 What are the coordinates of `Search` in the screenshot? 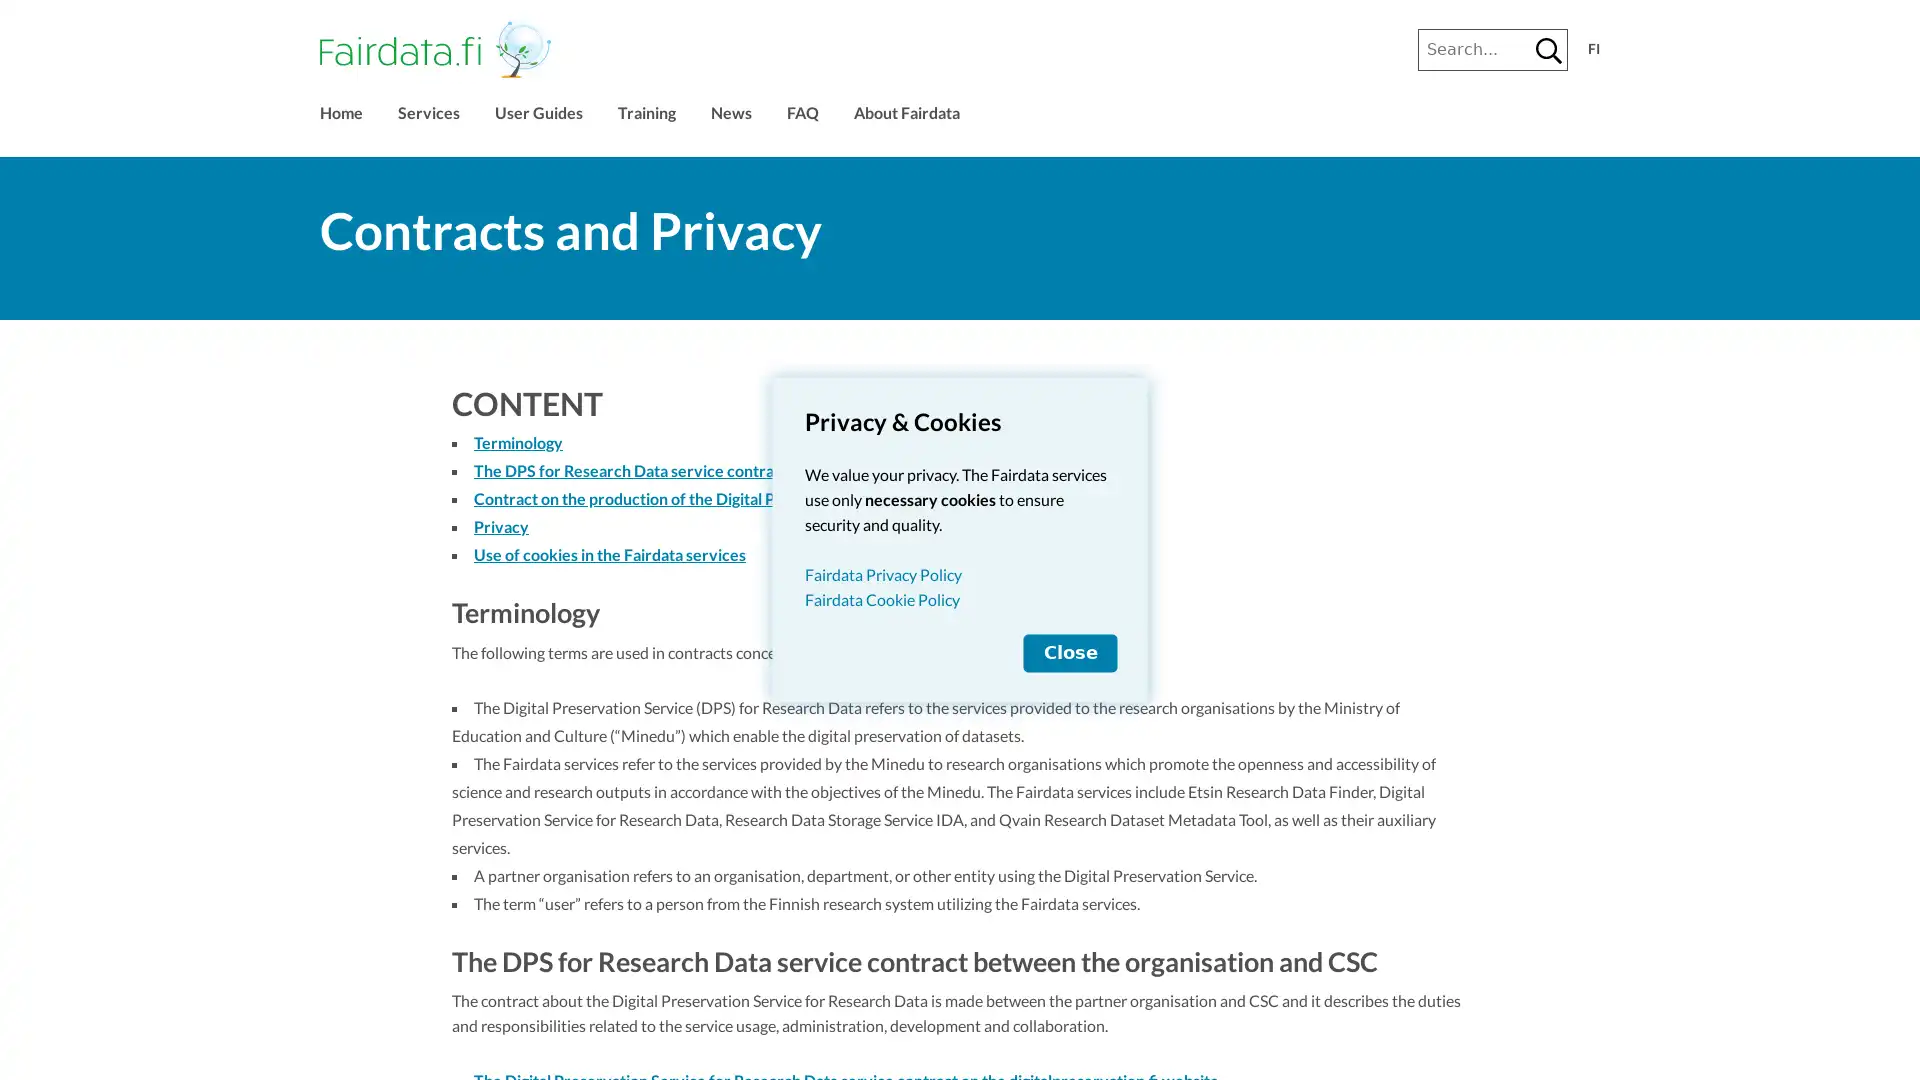 It's located at (1548, 49).